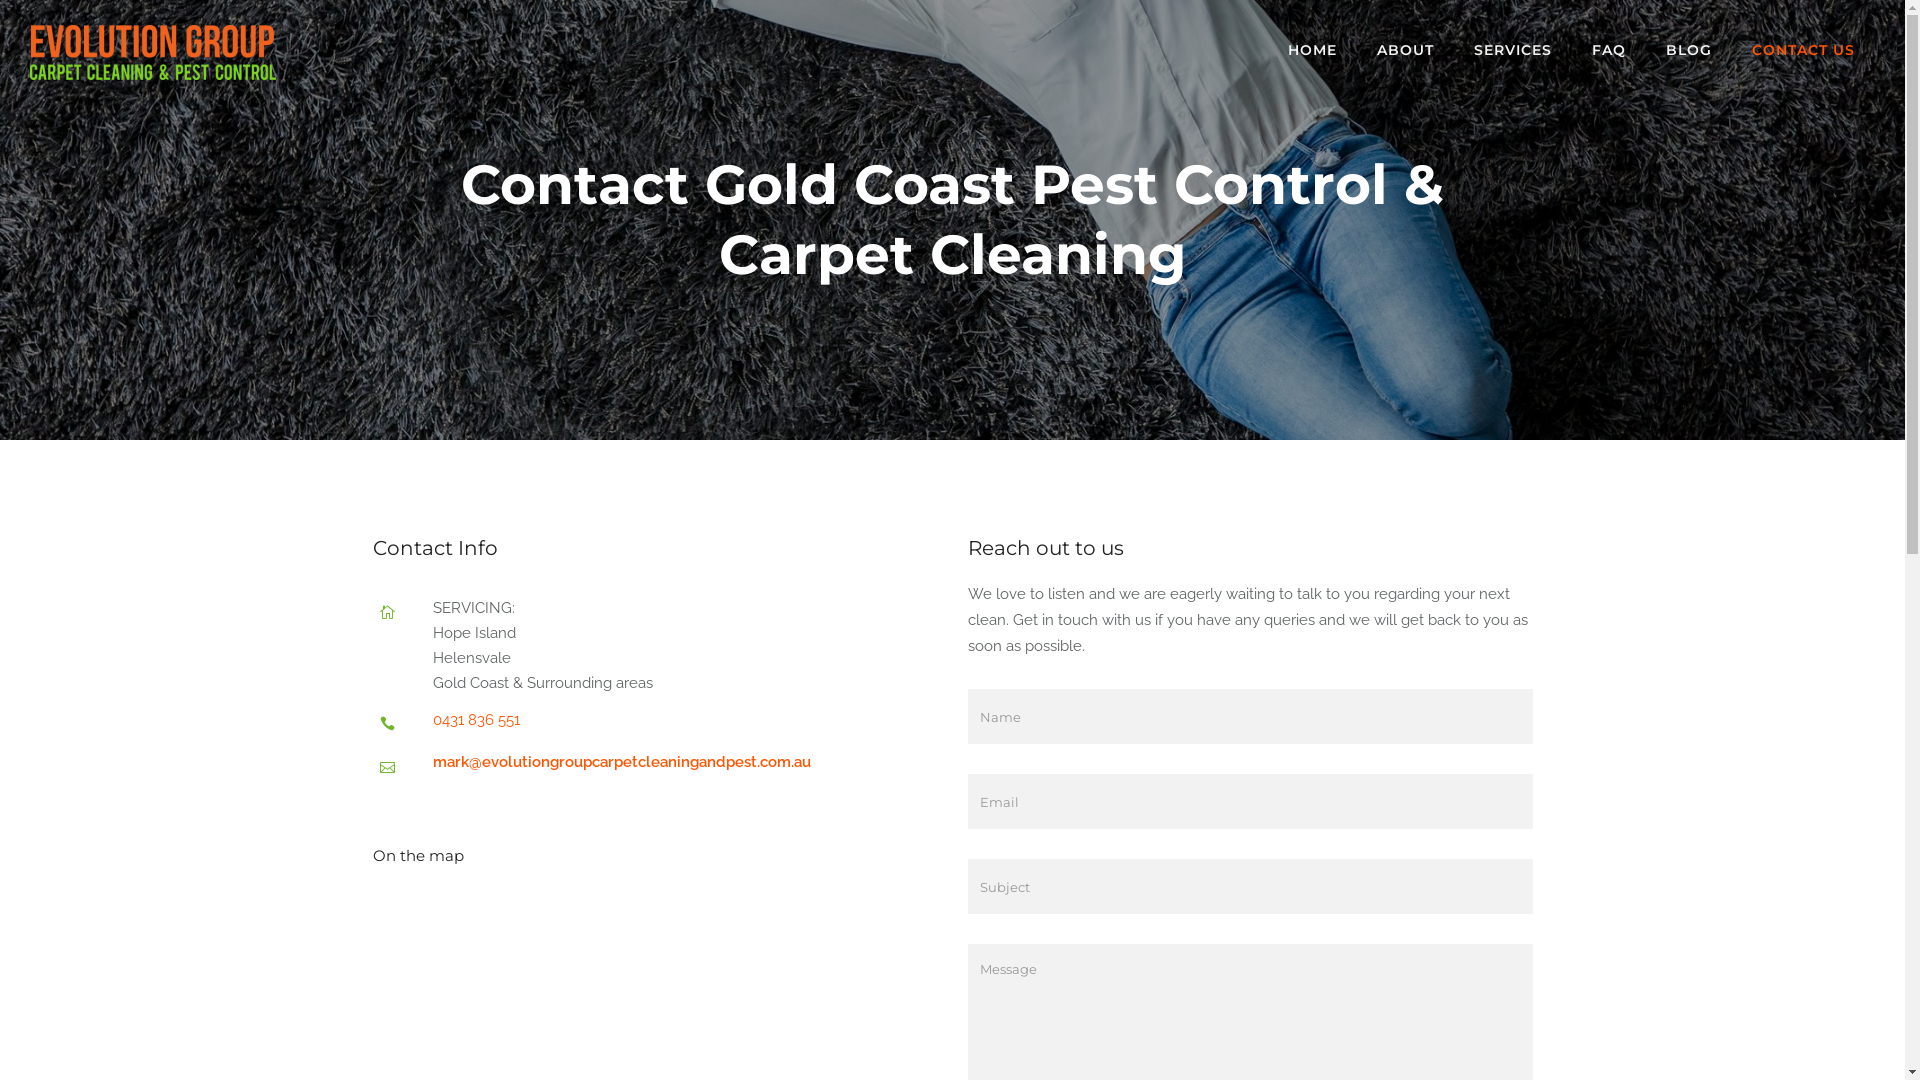 This screenshot has width=1920, height=1080. I want to click on 'FAQ', so click(1608, 49).